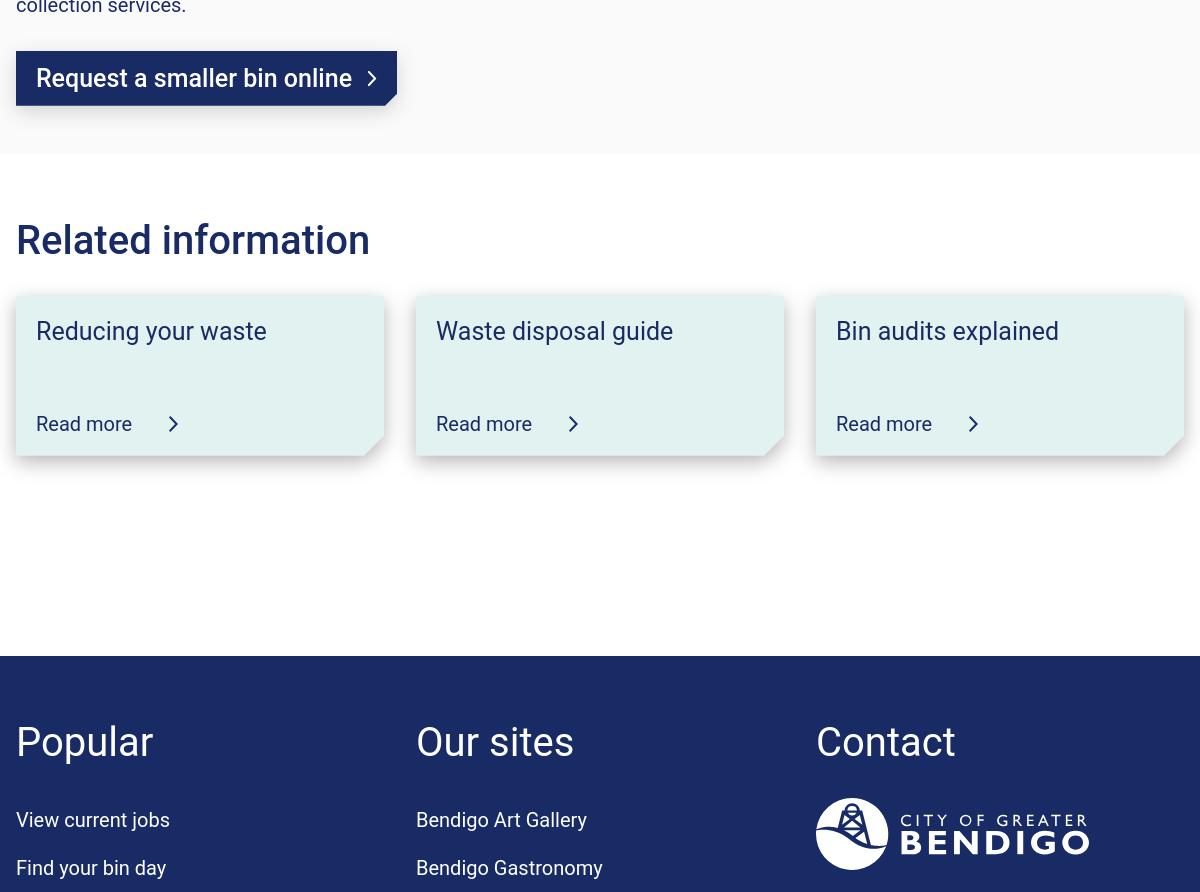  Describe the element at coordinates (884, 741) in the screenshot. I see `'Contact'` at that location.